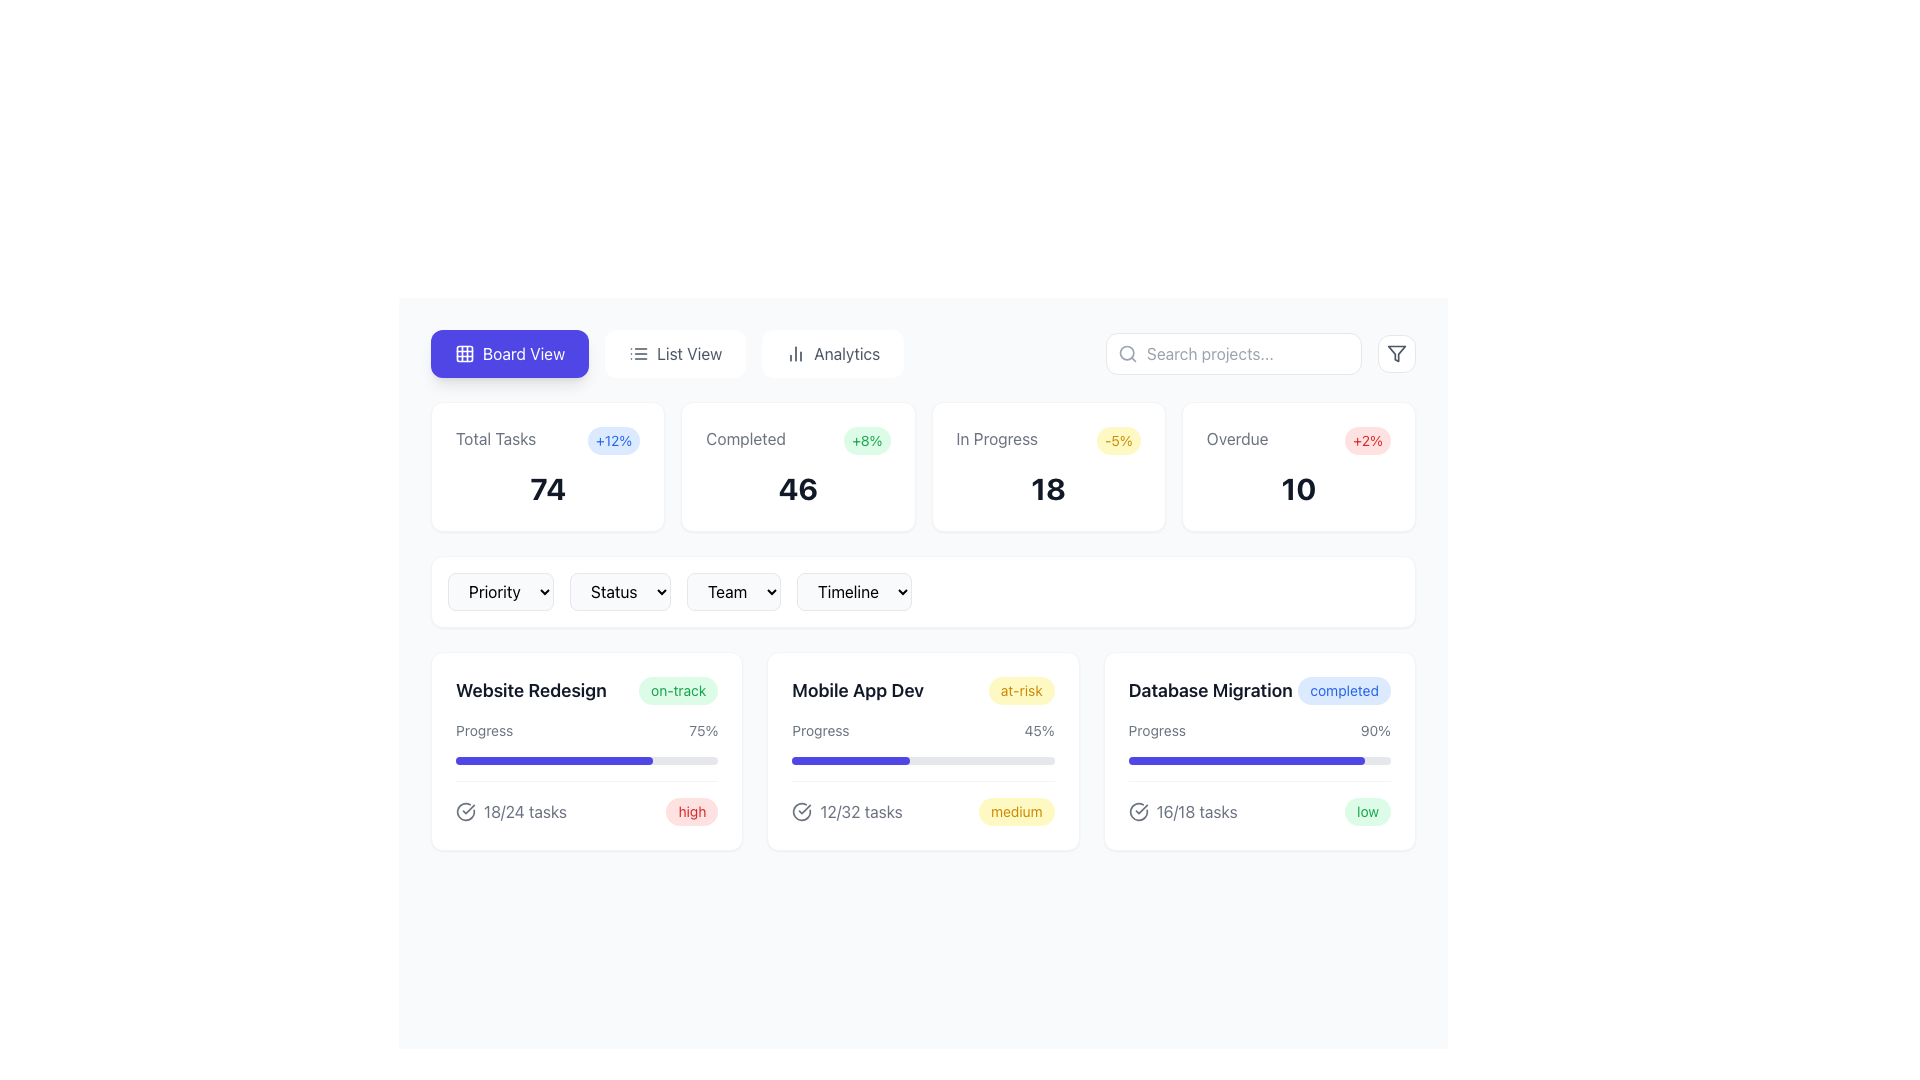  What do you see at coordinates (586, 772) in the screenshot?
I see `the progress indication on the progress bar located in the 'Website Redesign' panel, which has a gray background and a partial blue fill, positioned between 'Progress 75%' and the task details` at bounding box center [586, 772].